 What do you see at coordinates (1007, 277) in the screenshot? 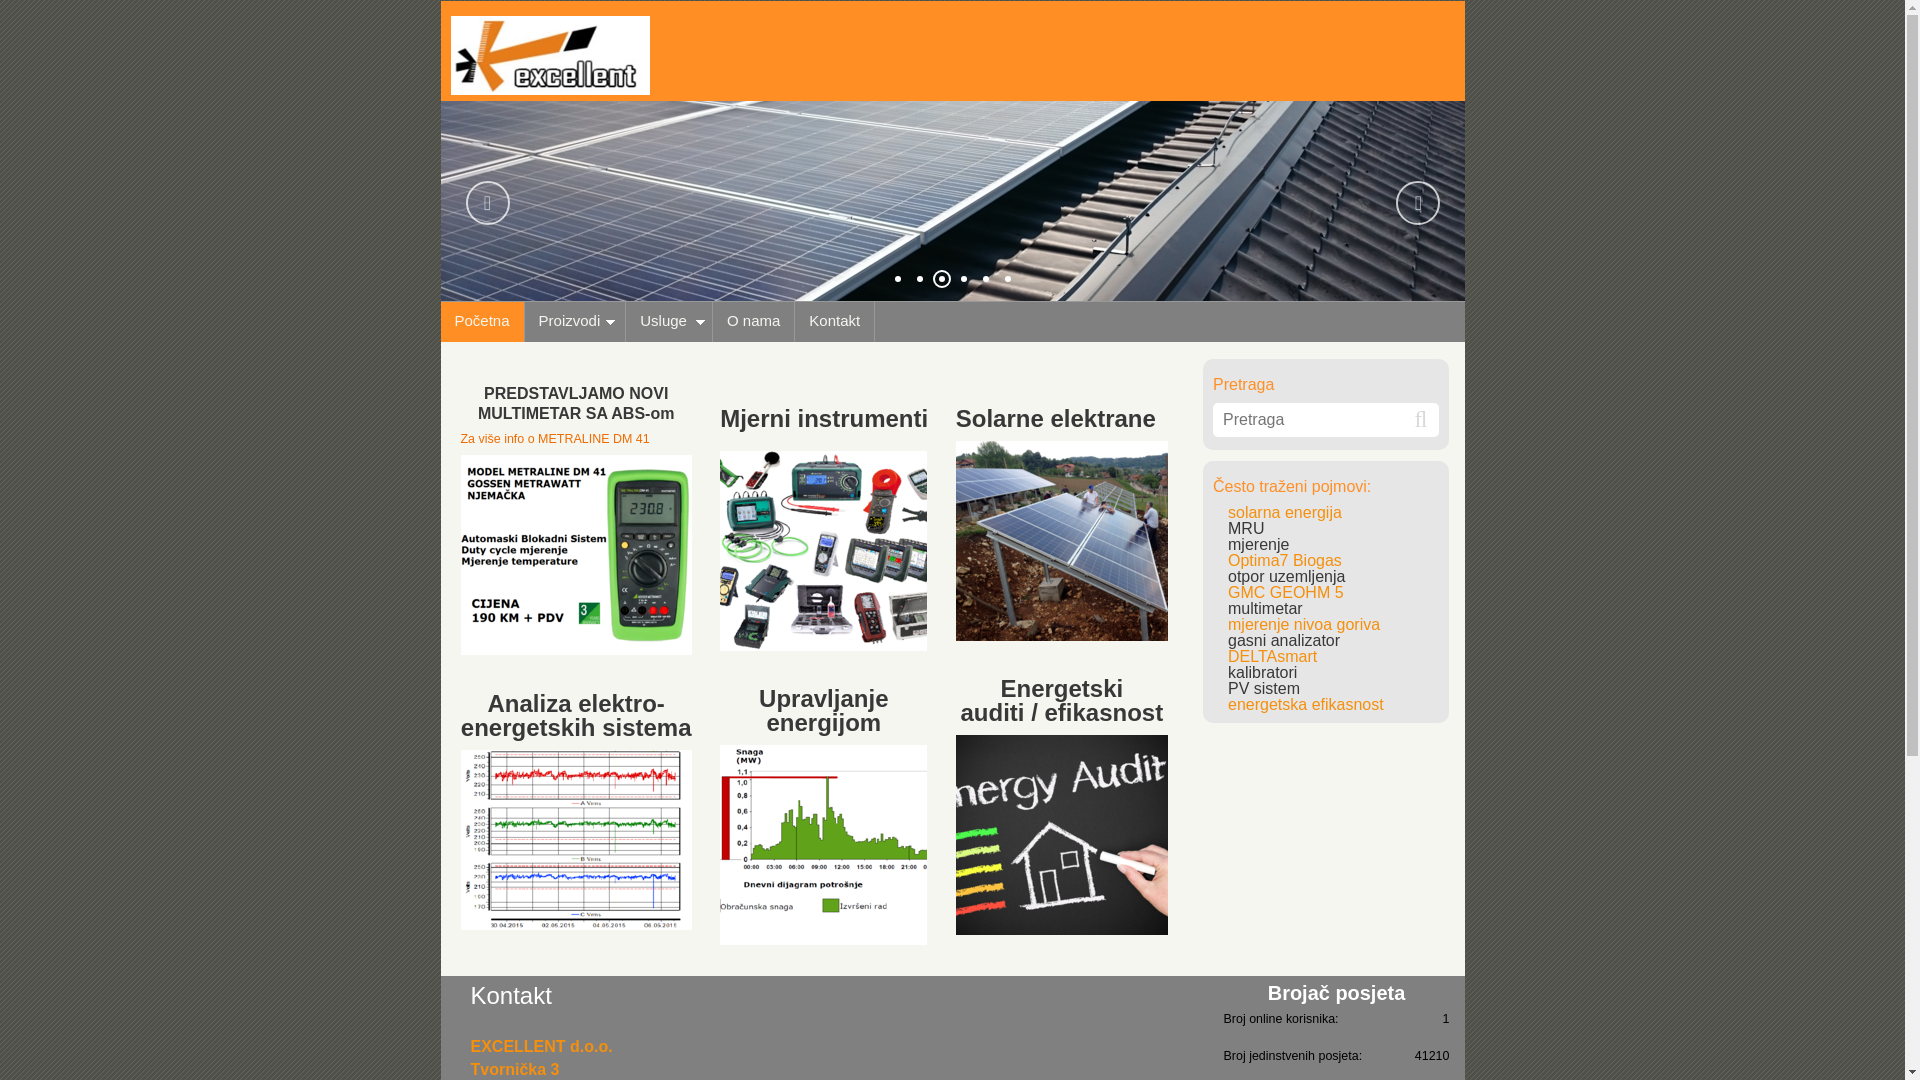
I see `'6'` at bounding box center [1007, 277].